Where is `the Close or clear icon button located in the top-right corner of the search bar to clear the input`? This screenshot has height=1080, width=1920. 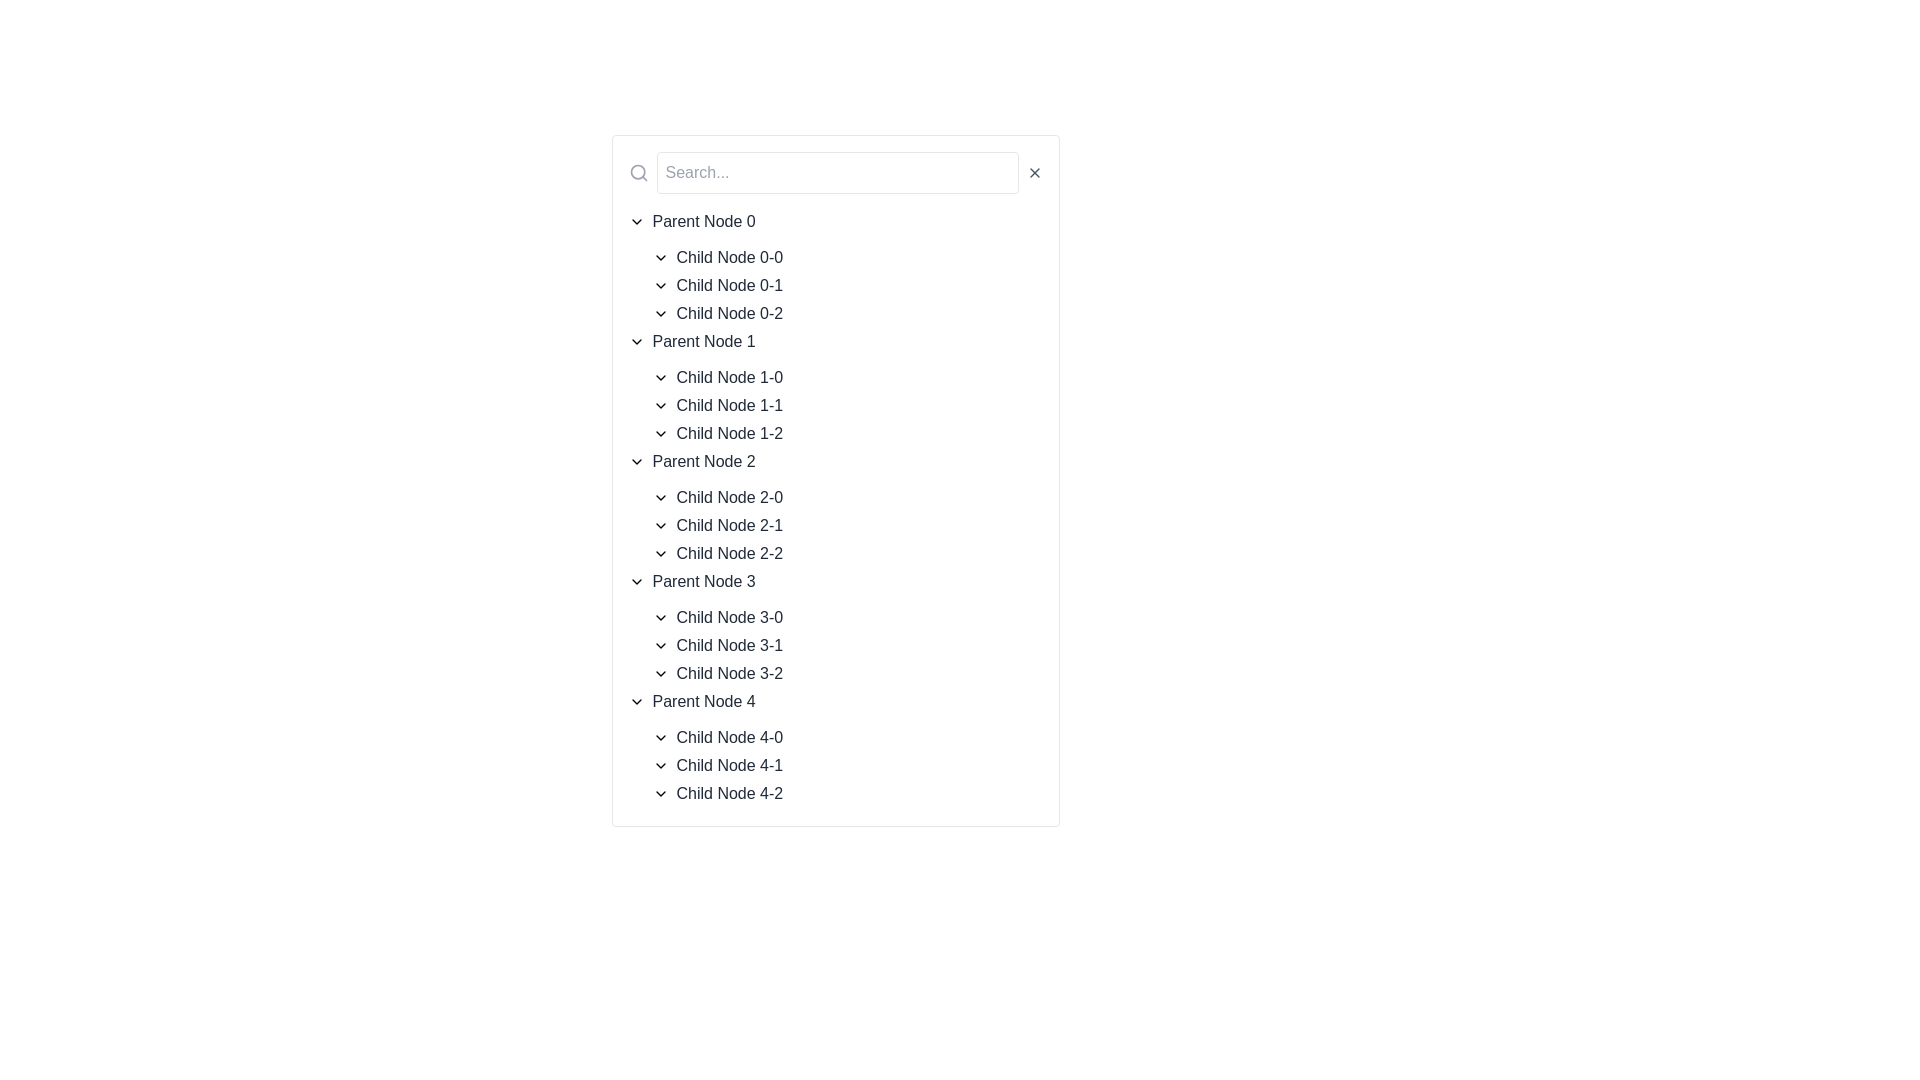 the Close or clear icon button located in the top-right corner of the search bar to clear the input is located at coordinates (1034, 172).